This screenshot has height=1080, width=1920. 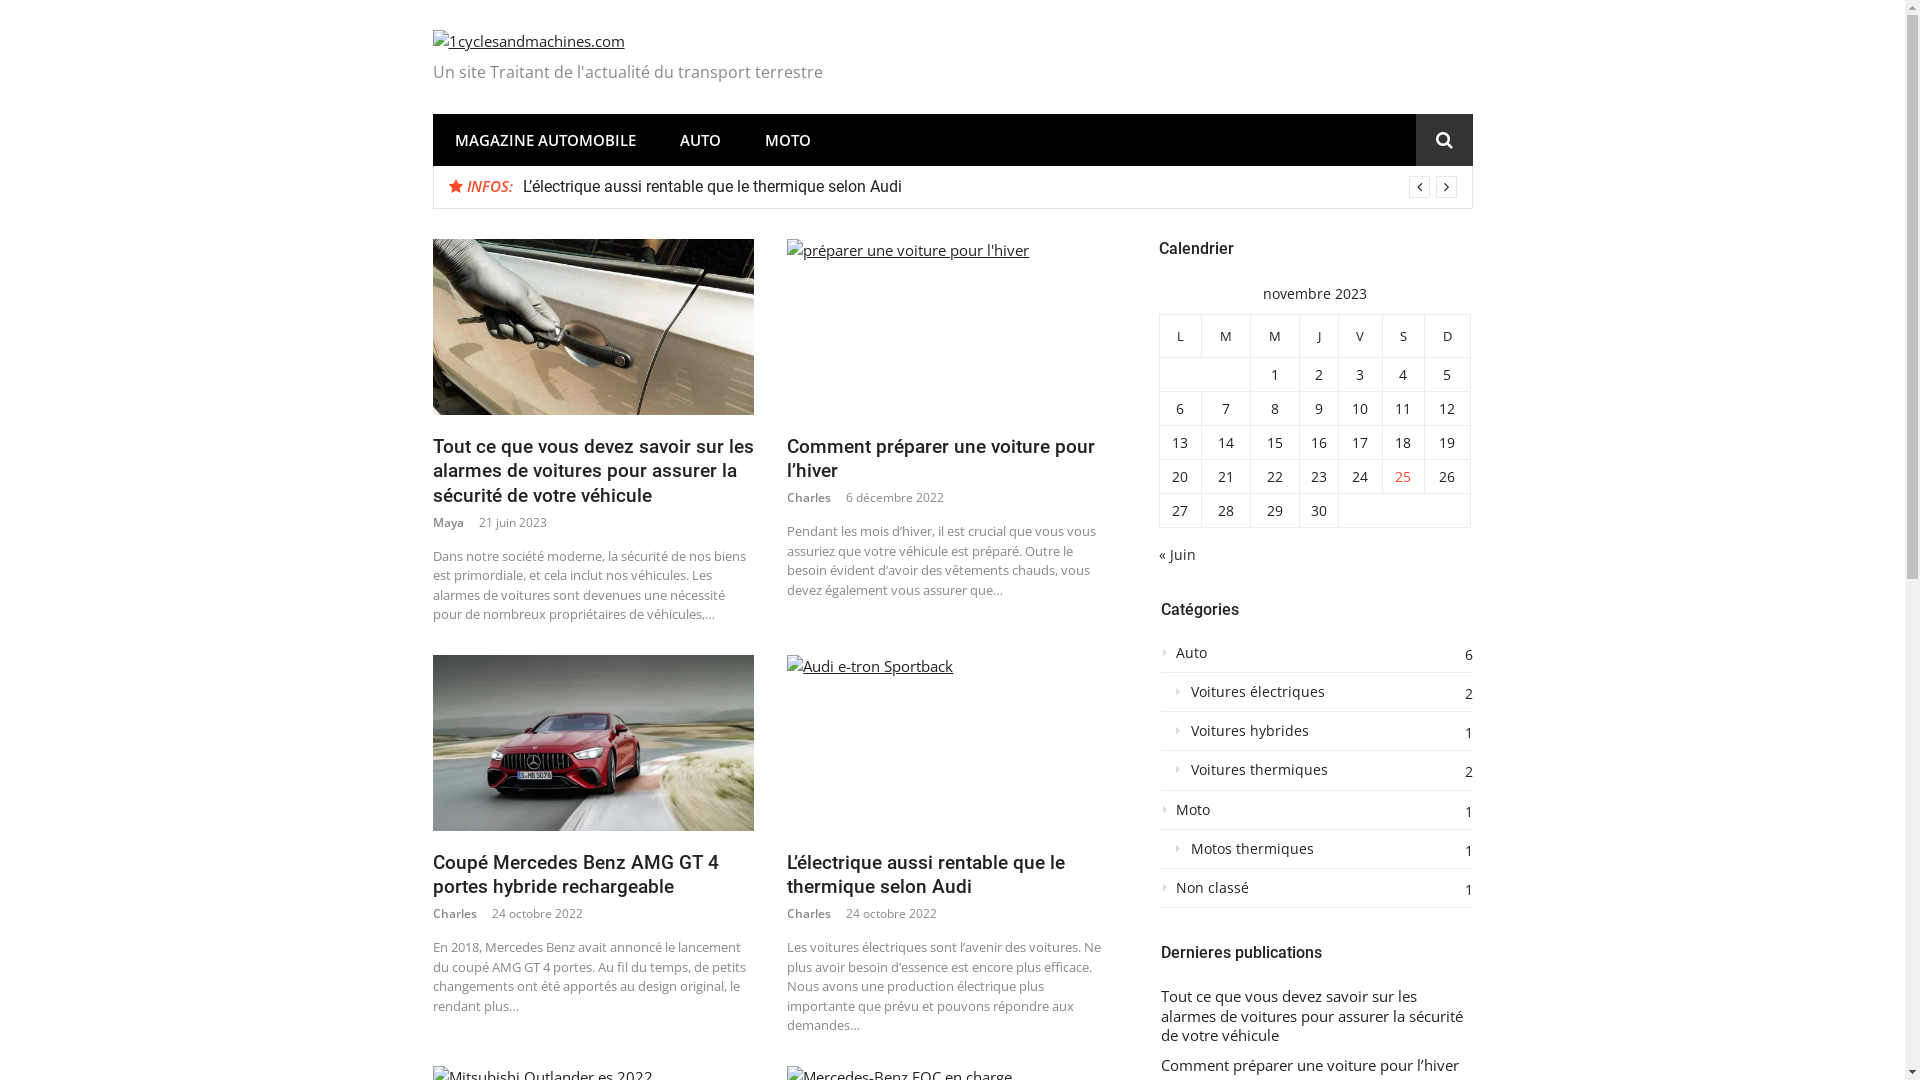 What do you see at coordinates (1315, 854) in the screenshot?
I see `'Motos thermiques'` at bounding box center [1315, 854].